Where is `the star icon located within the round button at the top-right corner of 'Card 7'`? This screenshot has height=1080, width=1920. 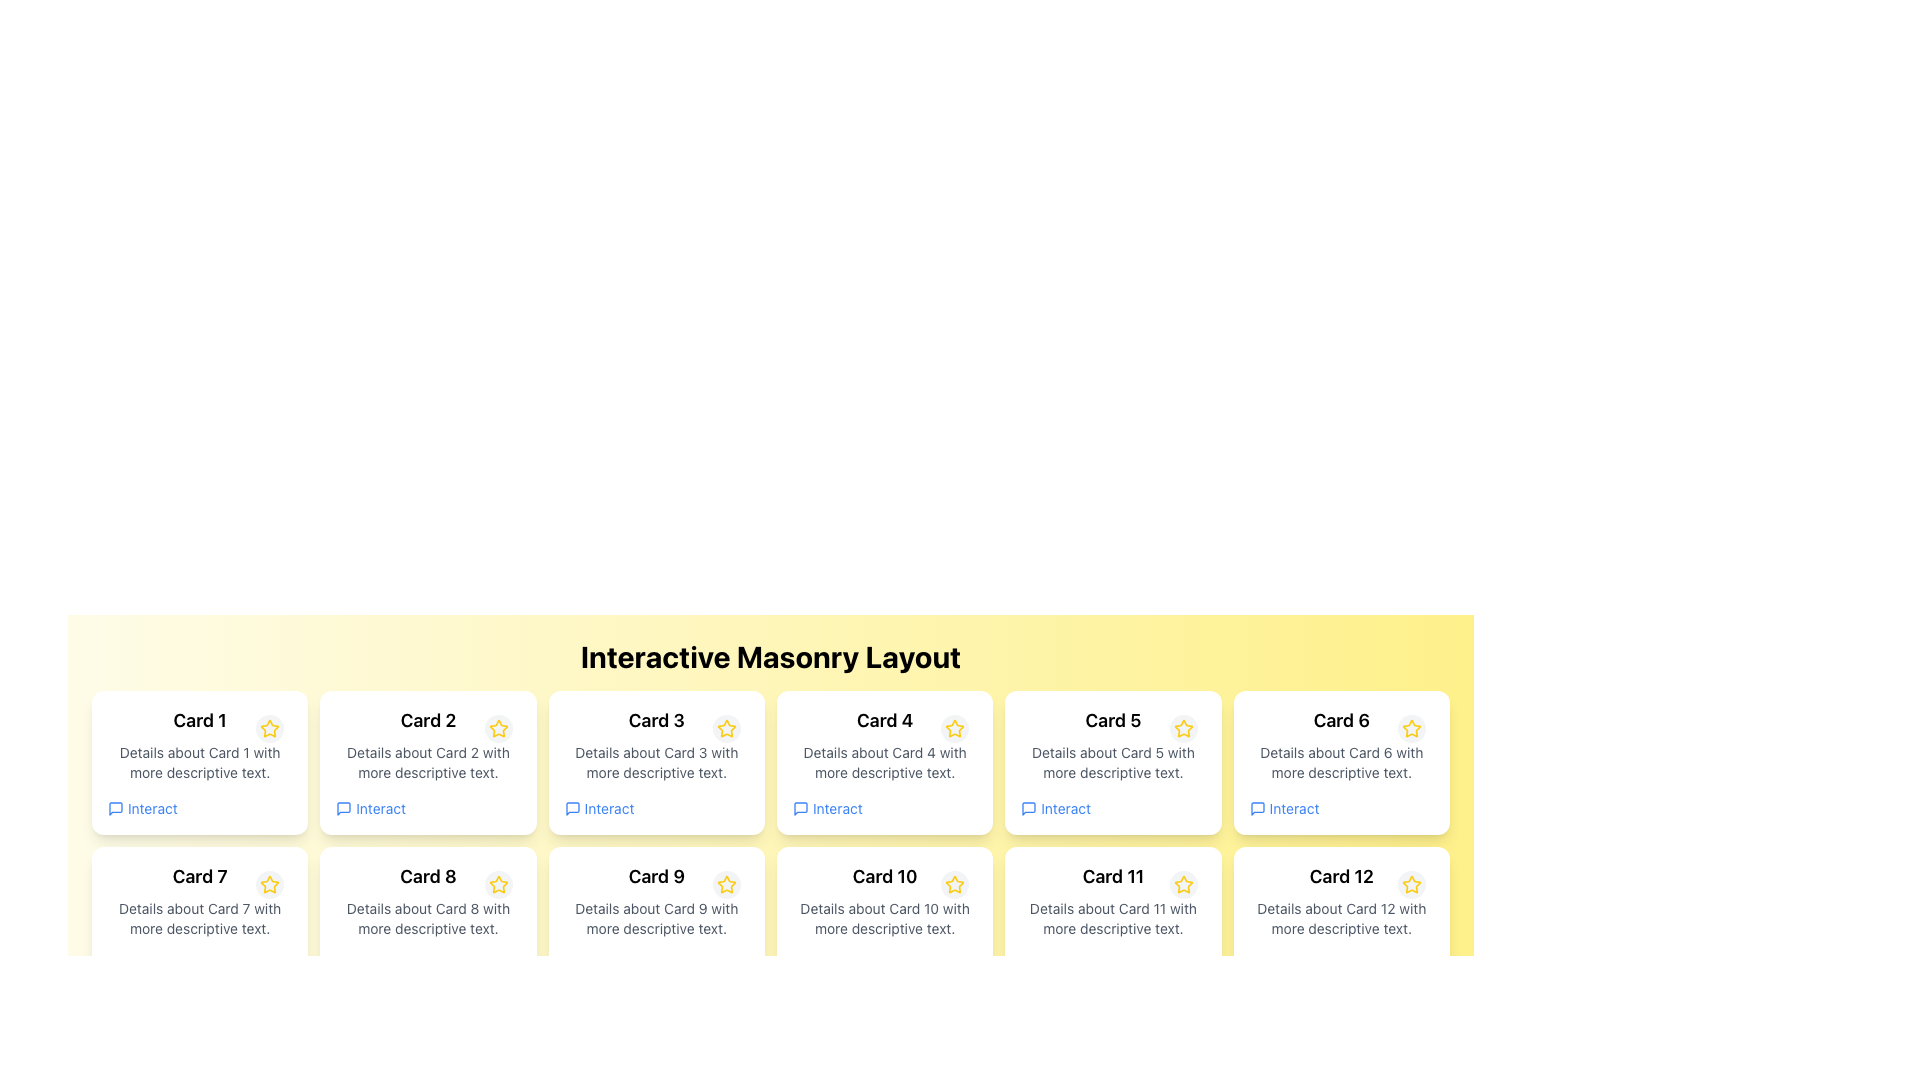
the star icon located within the round button at the top-right corner of 'Card 7' is located at coordinates (269, 883).